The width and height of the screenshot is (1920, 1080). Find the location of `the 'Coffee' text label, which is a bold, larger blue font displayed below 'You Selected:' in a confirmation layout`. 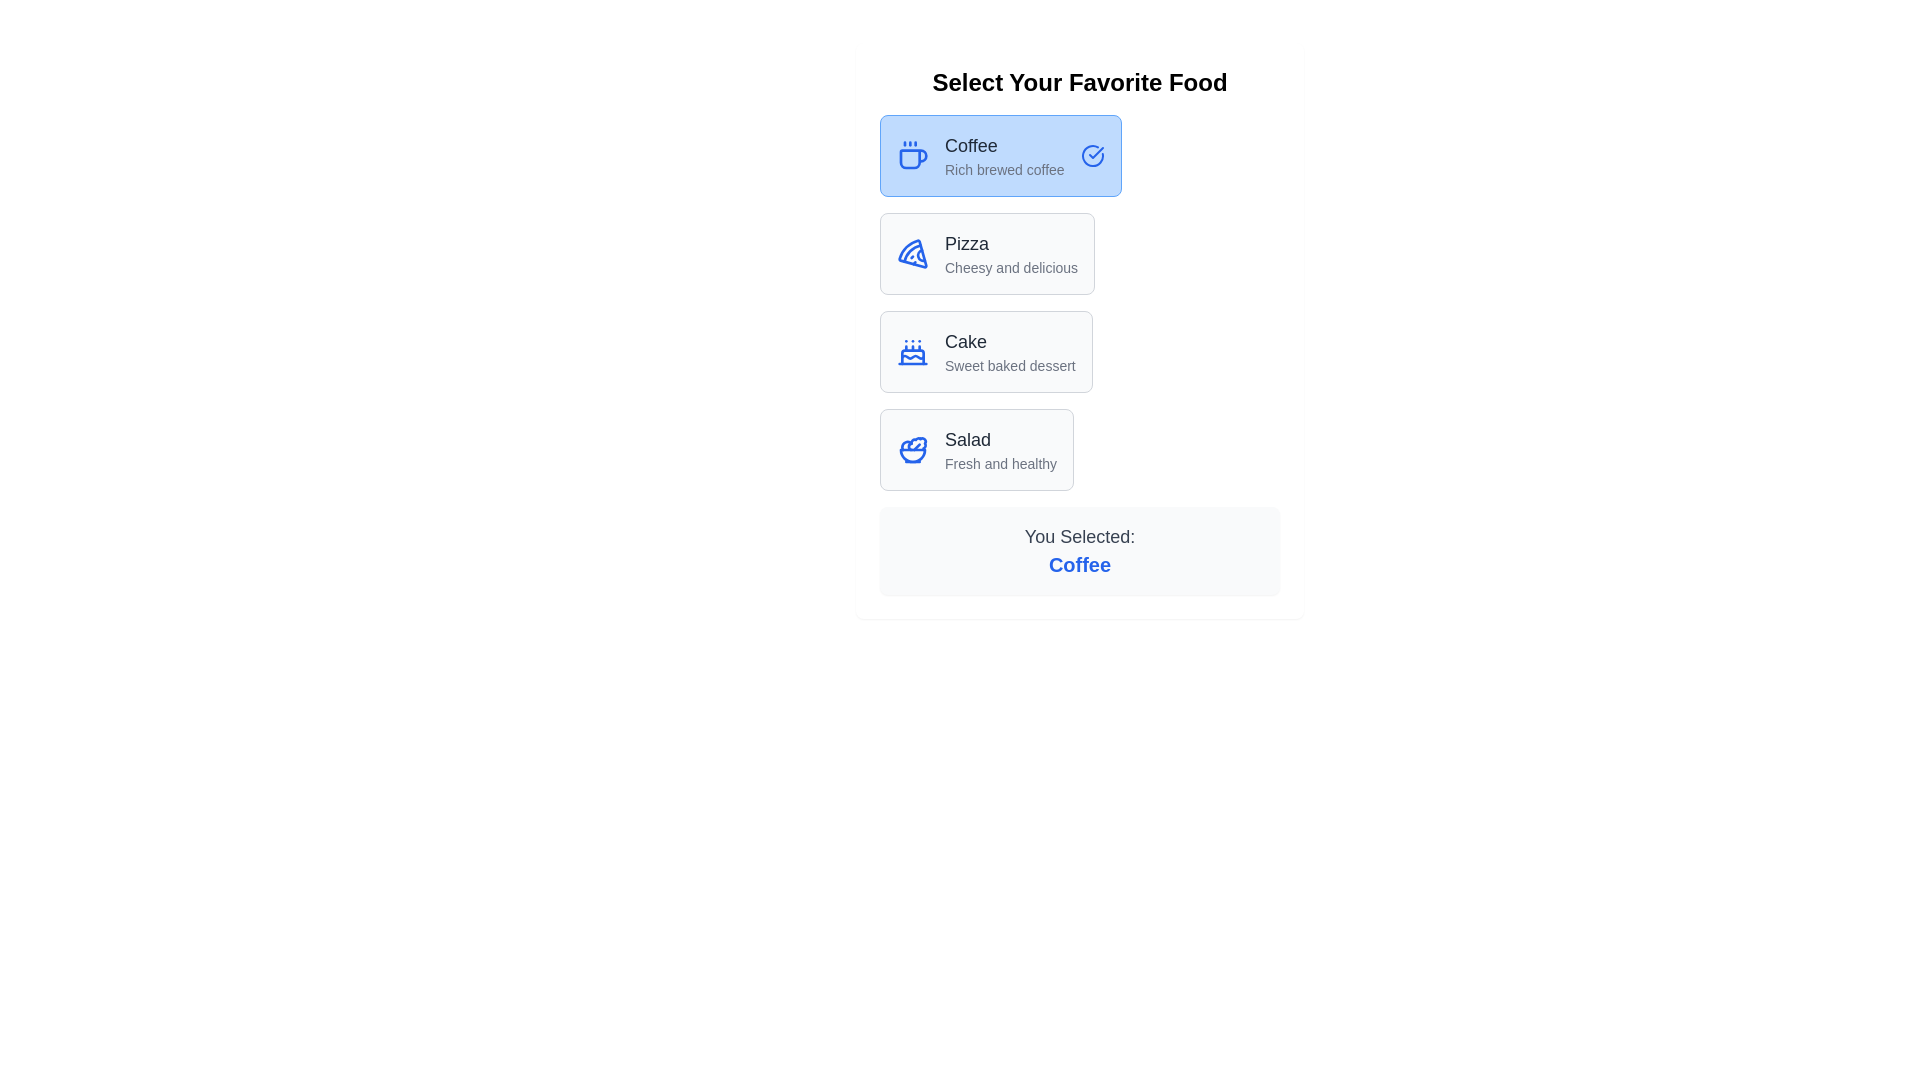

the 'Coffee' text label, which is a bold, larger blue font displayed below 'You Selected:' in a confirmation layout is located at coordinates (1079, 564).